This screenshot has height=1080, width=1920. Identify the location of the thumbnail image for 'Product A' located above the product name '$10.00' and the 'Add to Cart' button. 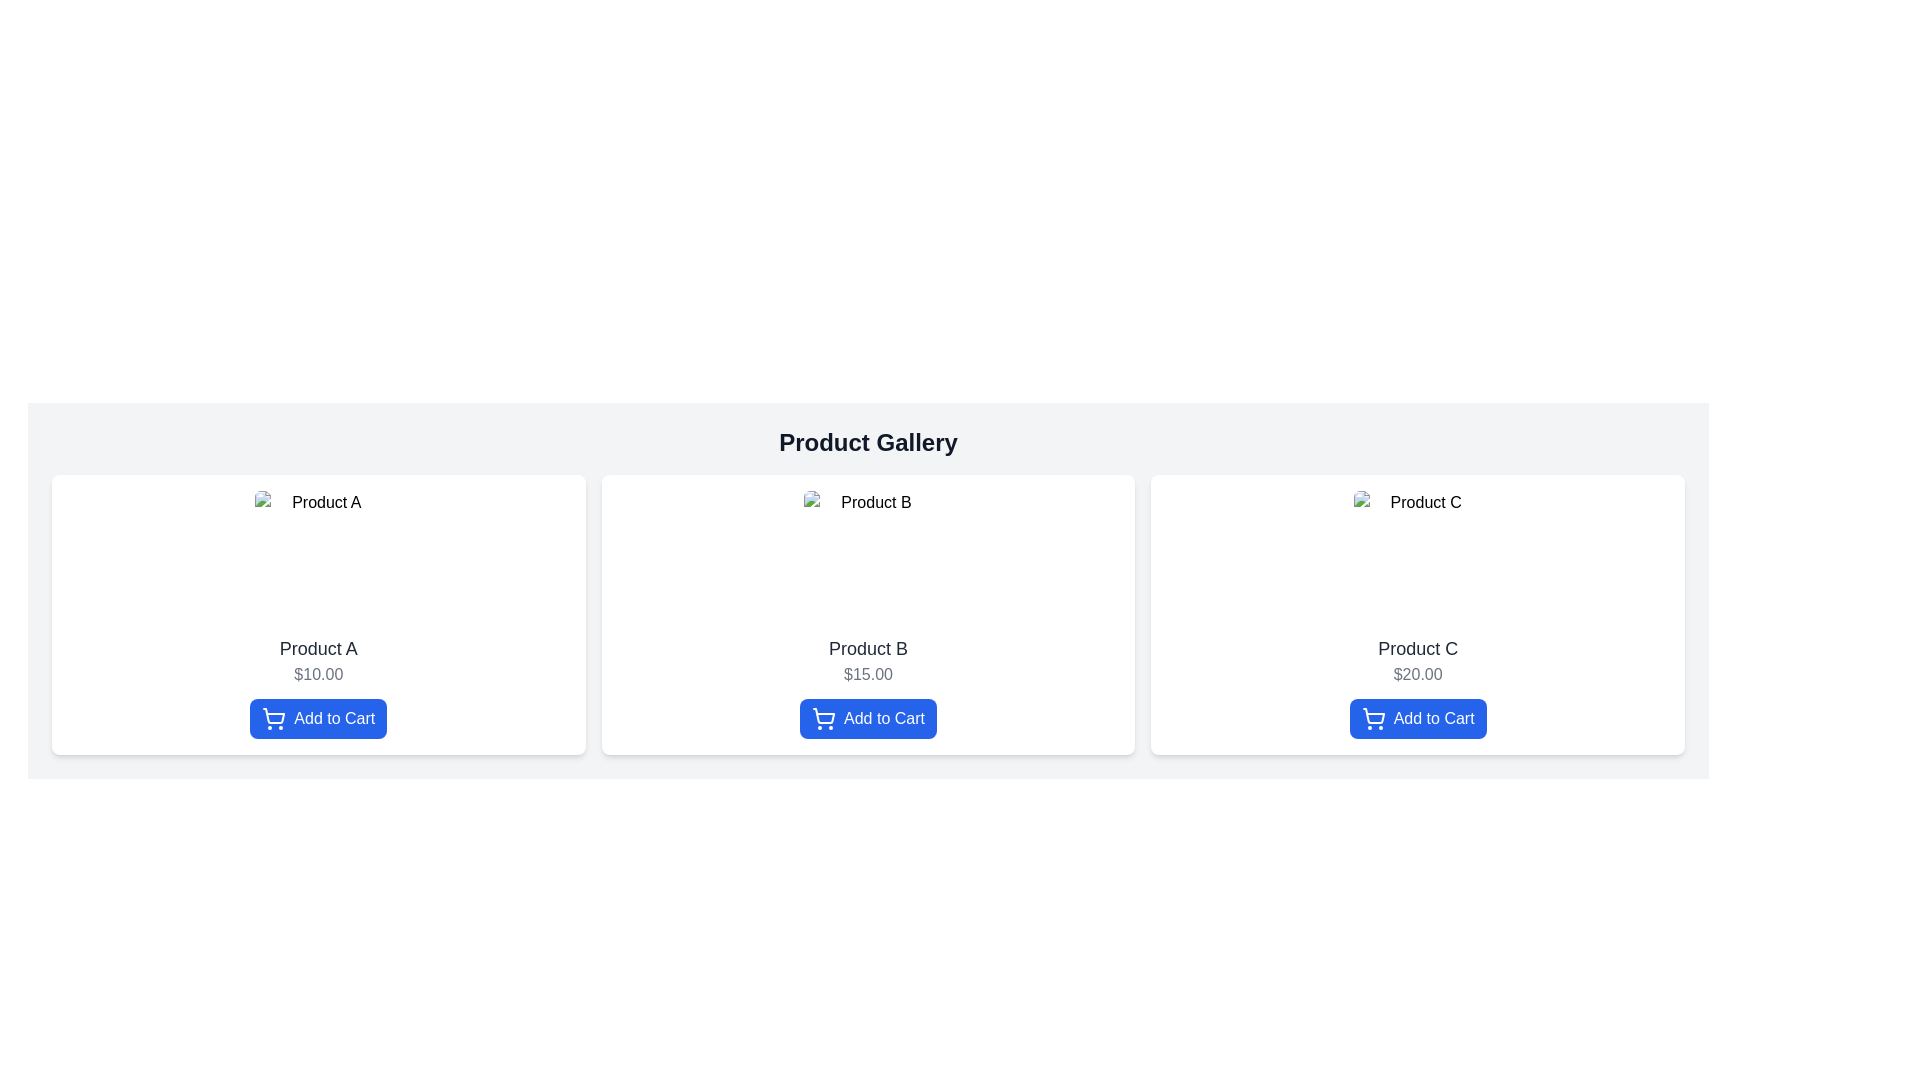
(317, 555).